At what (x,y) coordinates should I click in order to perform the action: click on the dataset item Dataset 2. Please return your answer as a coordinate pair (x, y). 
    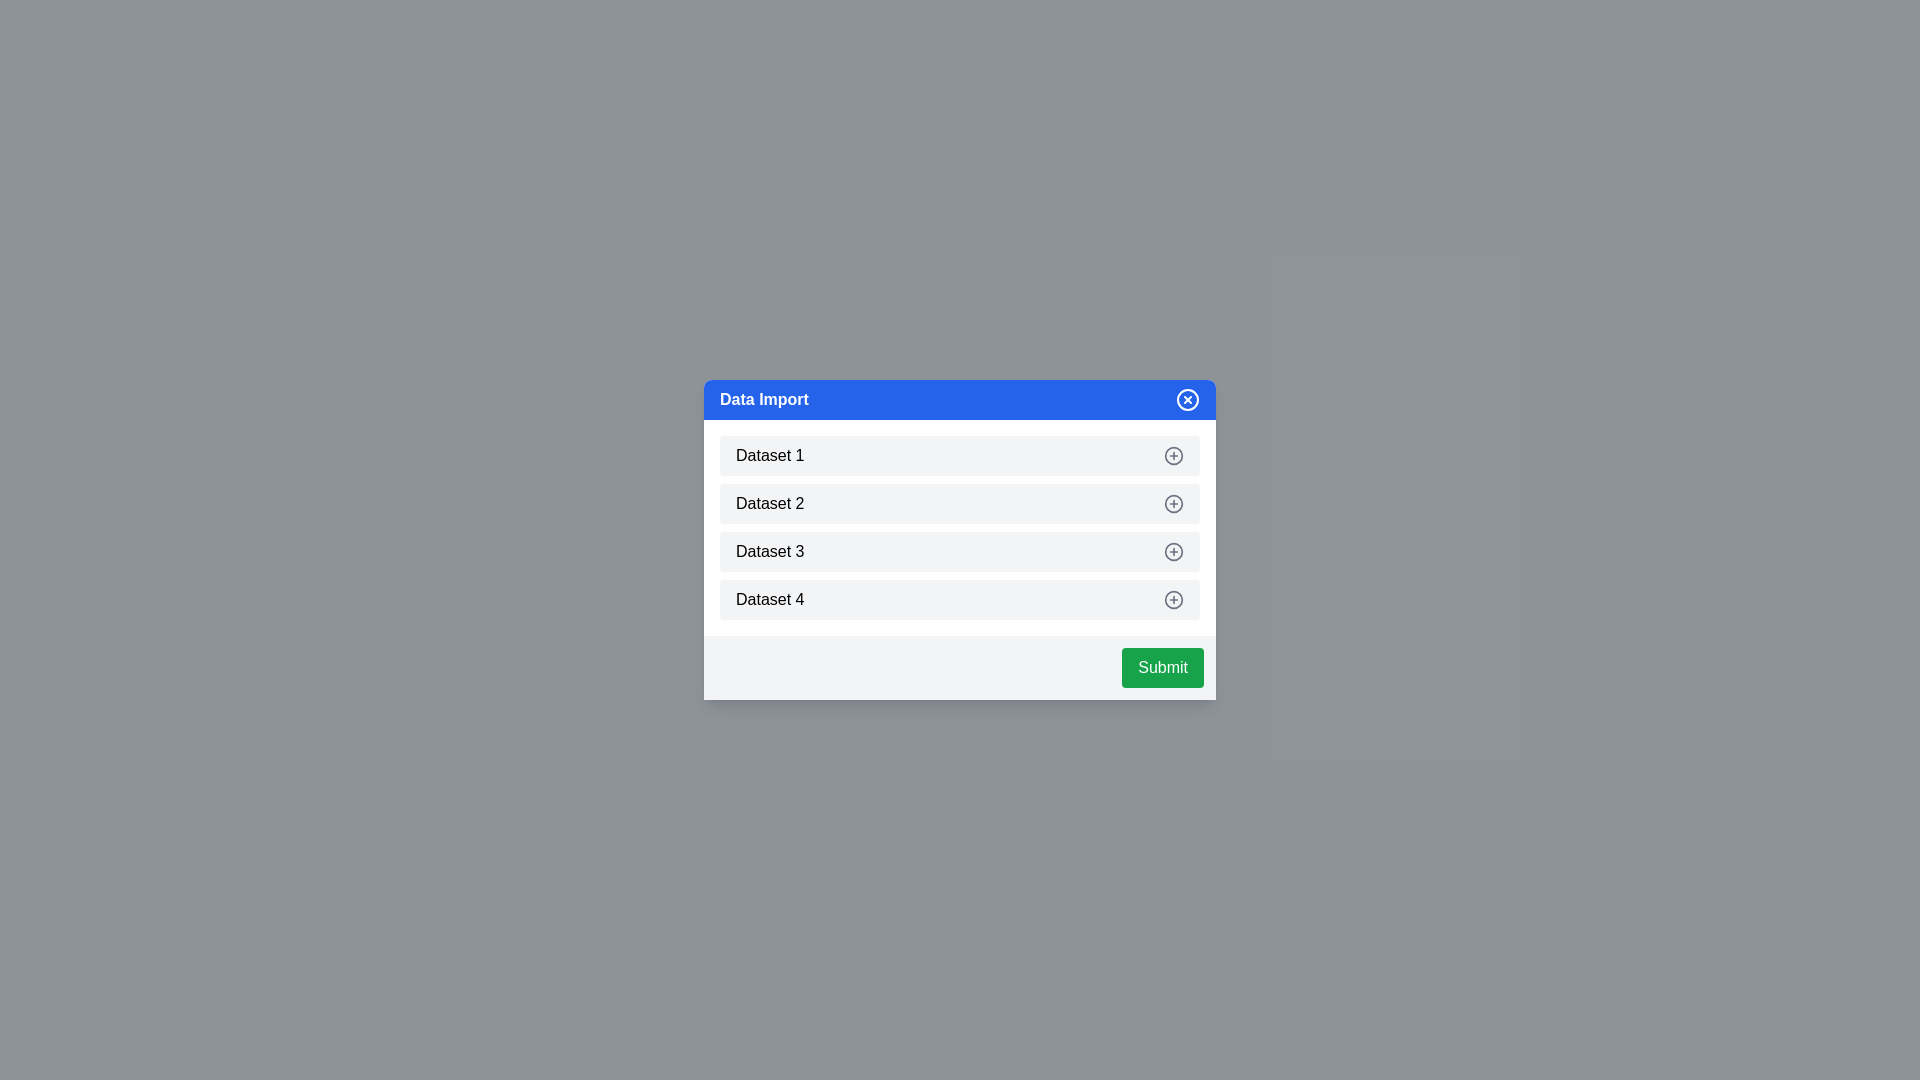
    Looking at the image, I should click on (1174, 503).